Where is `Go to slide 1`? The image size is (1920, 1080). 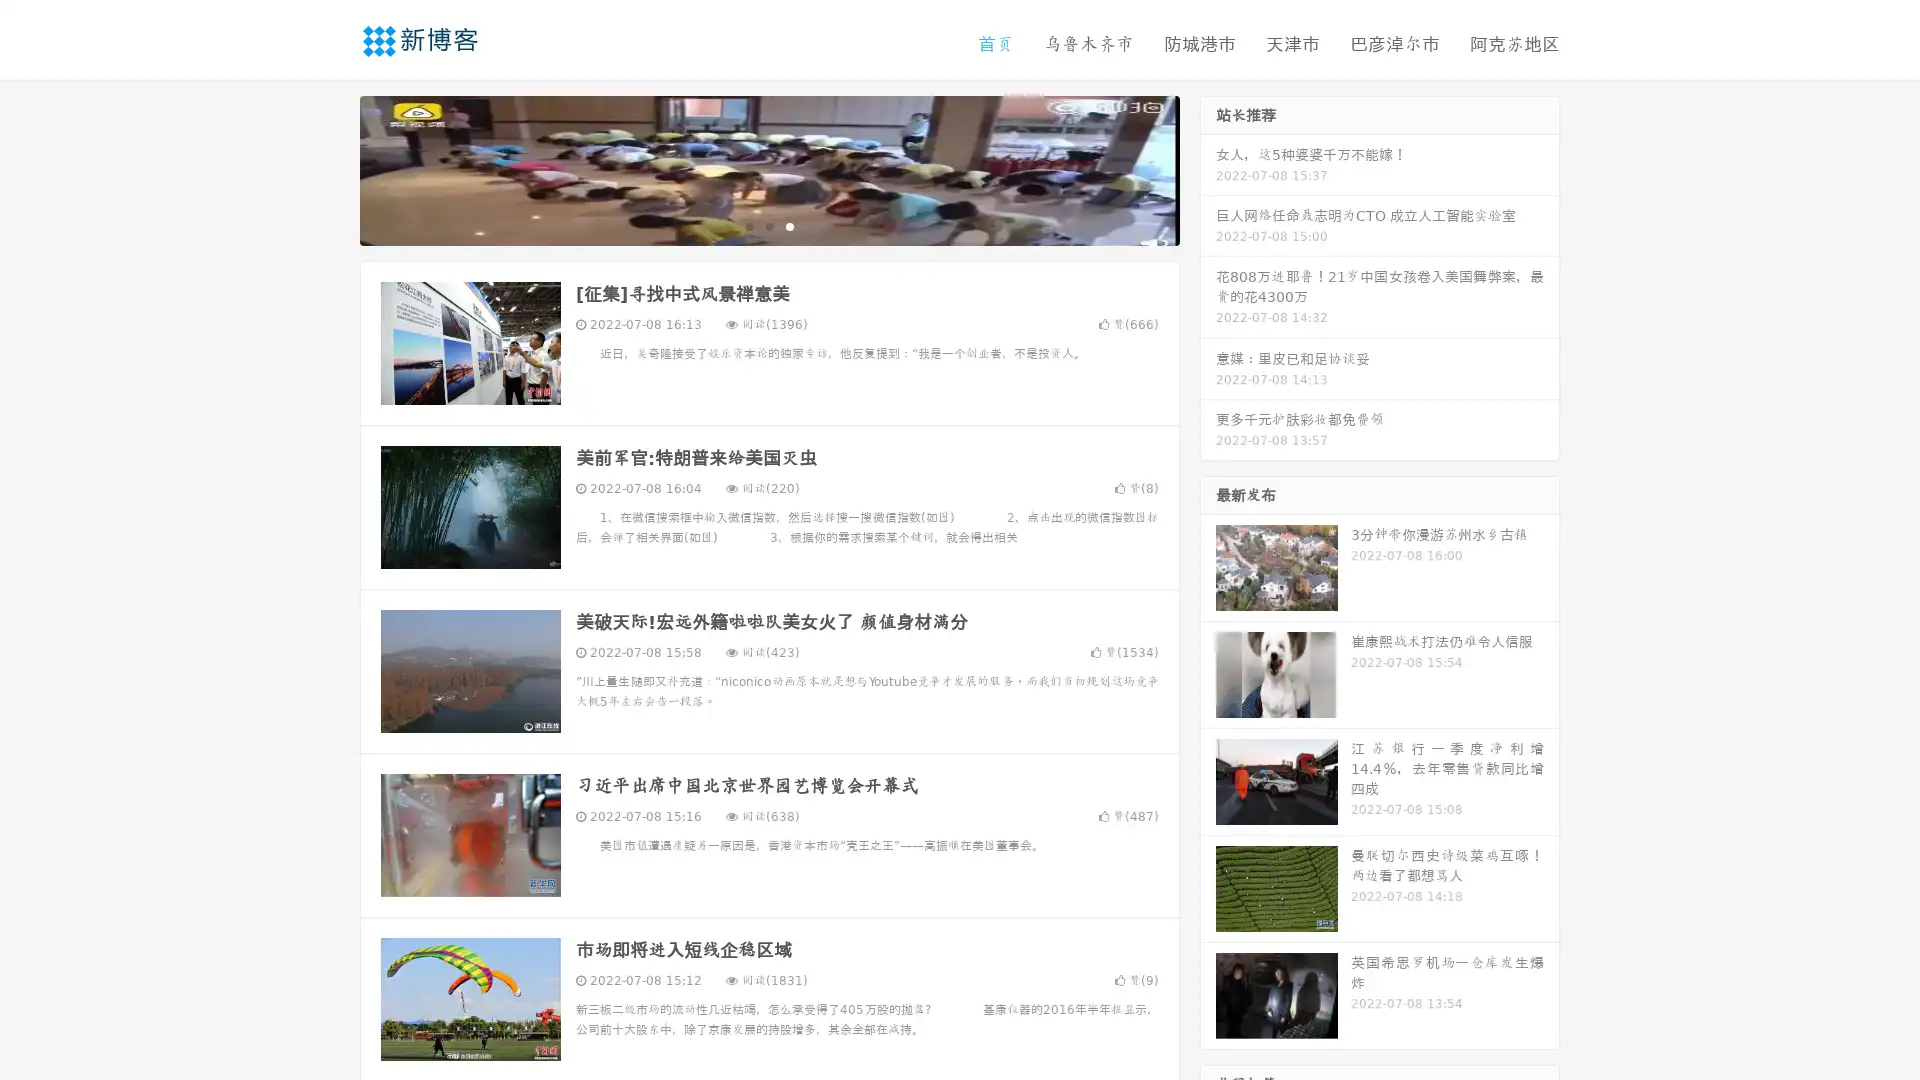 Go to slide 1 is located at coordinates (748, 225).